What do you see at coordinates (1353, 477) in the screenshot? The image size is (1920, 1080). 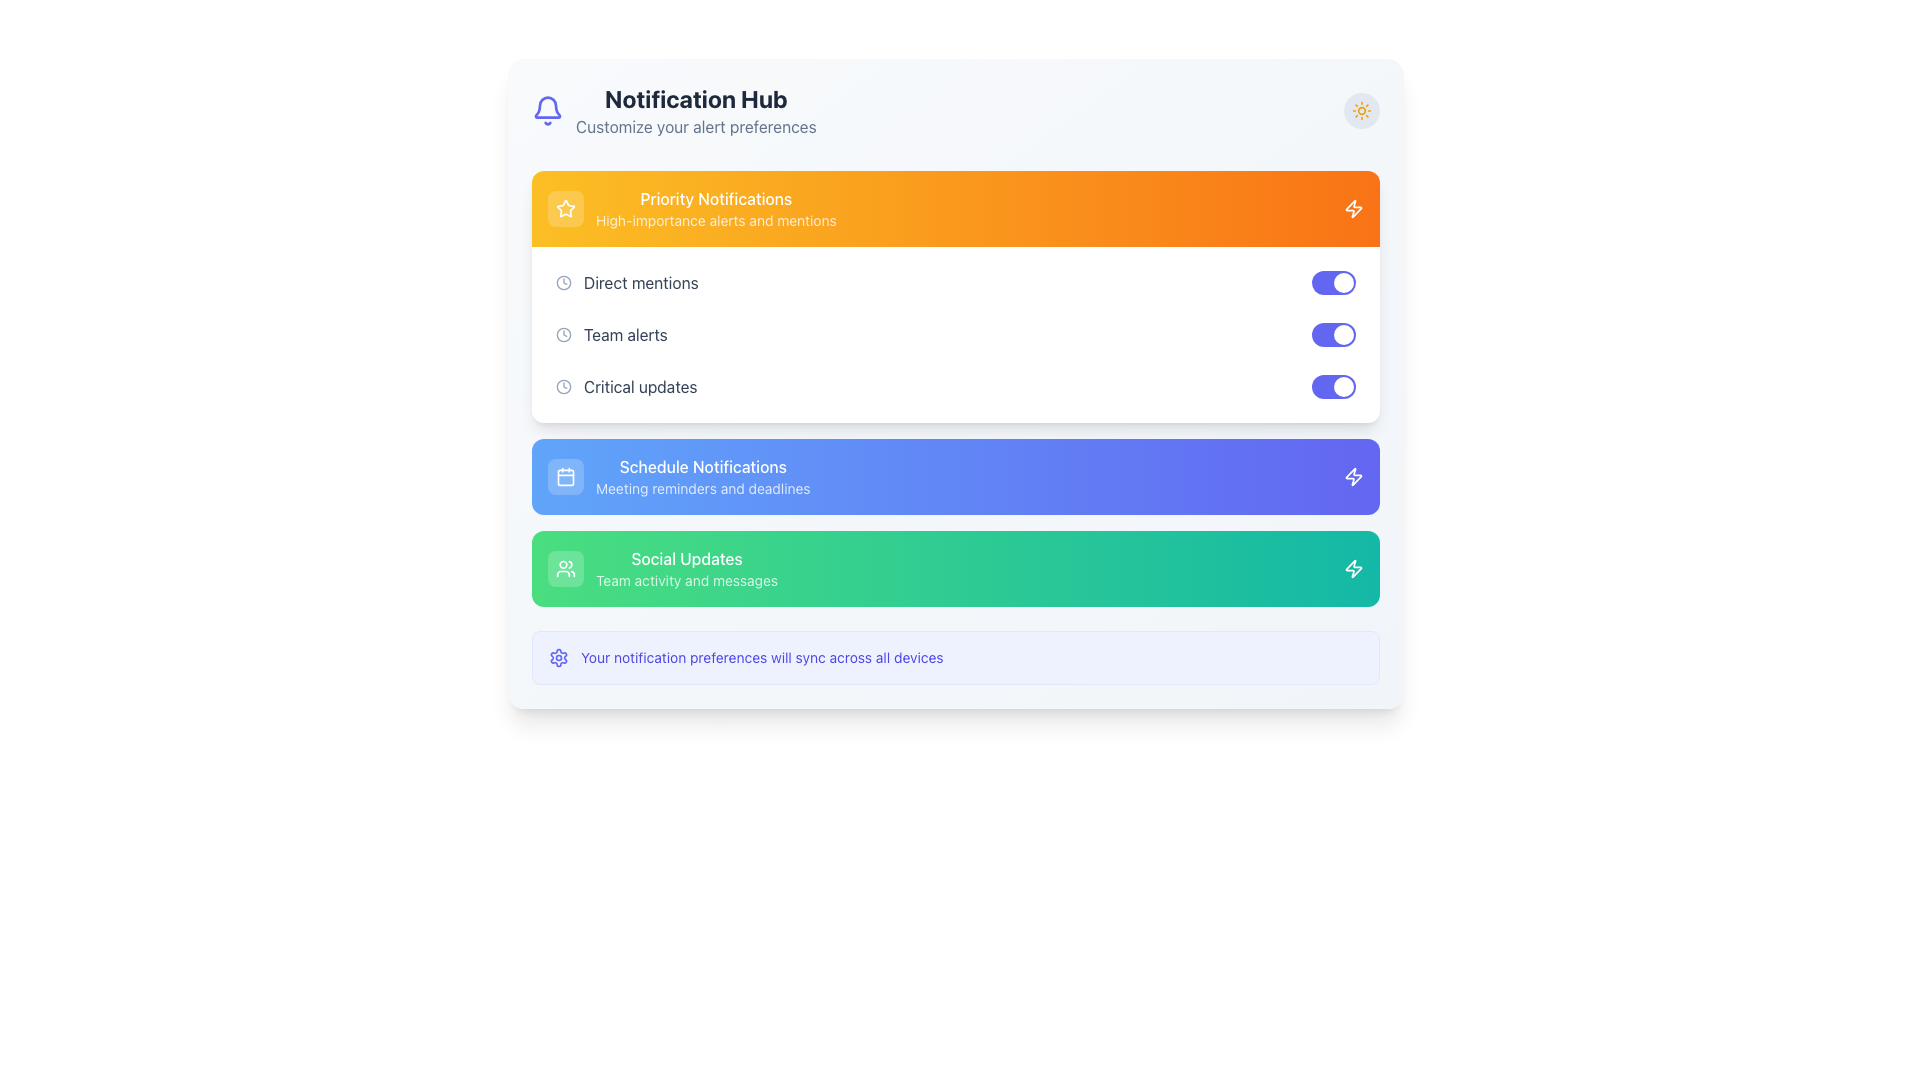 I see `the icon located on the 'Schedule Notifications' button in the Notification Hub interface, positioned on the right-hand side of the button` at bounding box center [1353, 477].